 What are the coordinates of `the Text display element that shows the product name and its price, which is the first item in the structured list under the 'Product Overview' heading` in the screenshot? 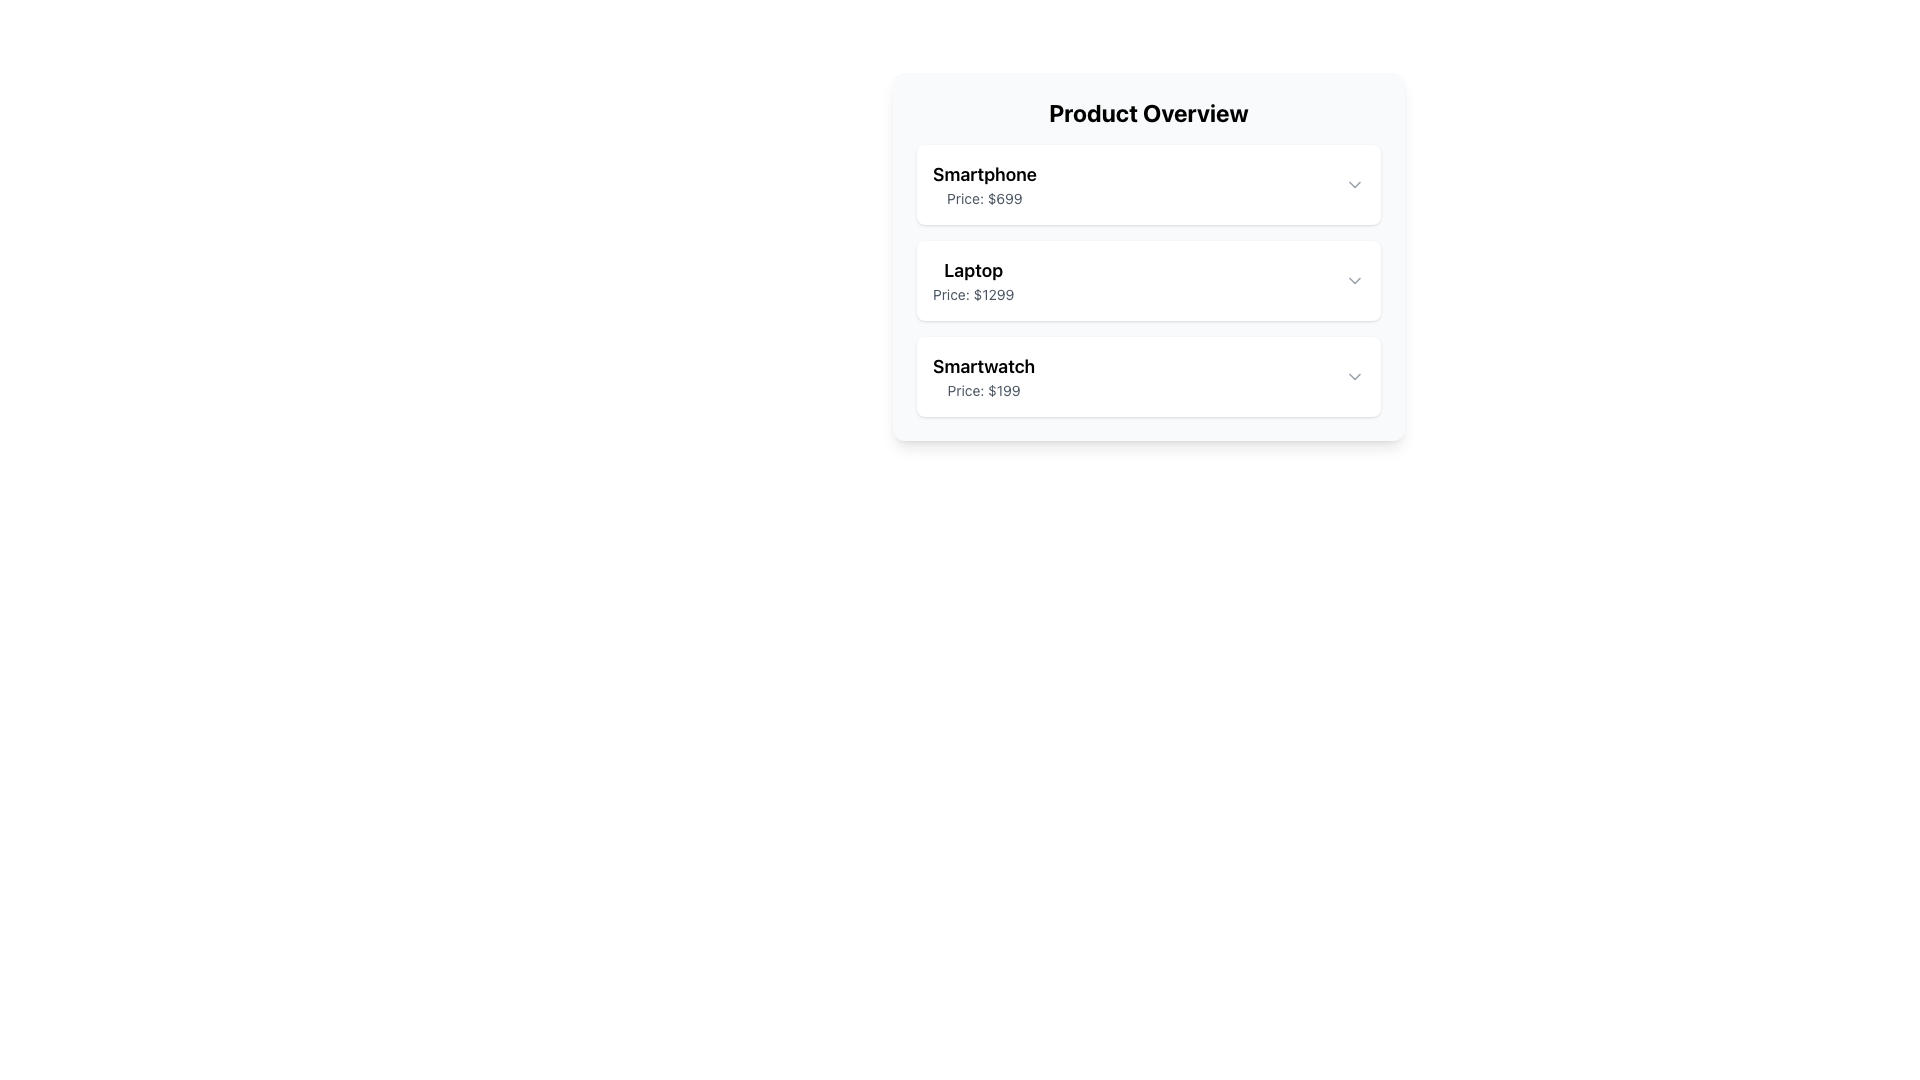 It's located at (984, 185).